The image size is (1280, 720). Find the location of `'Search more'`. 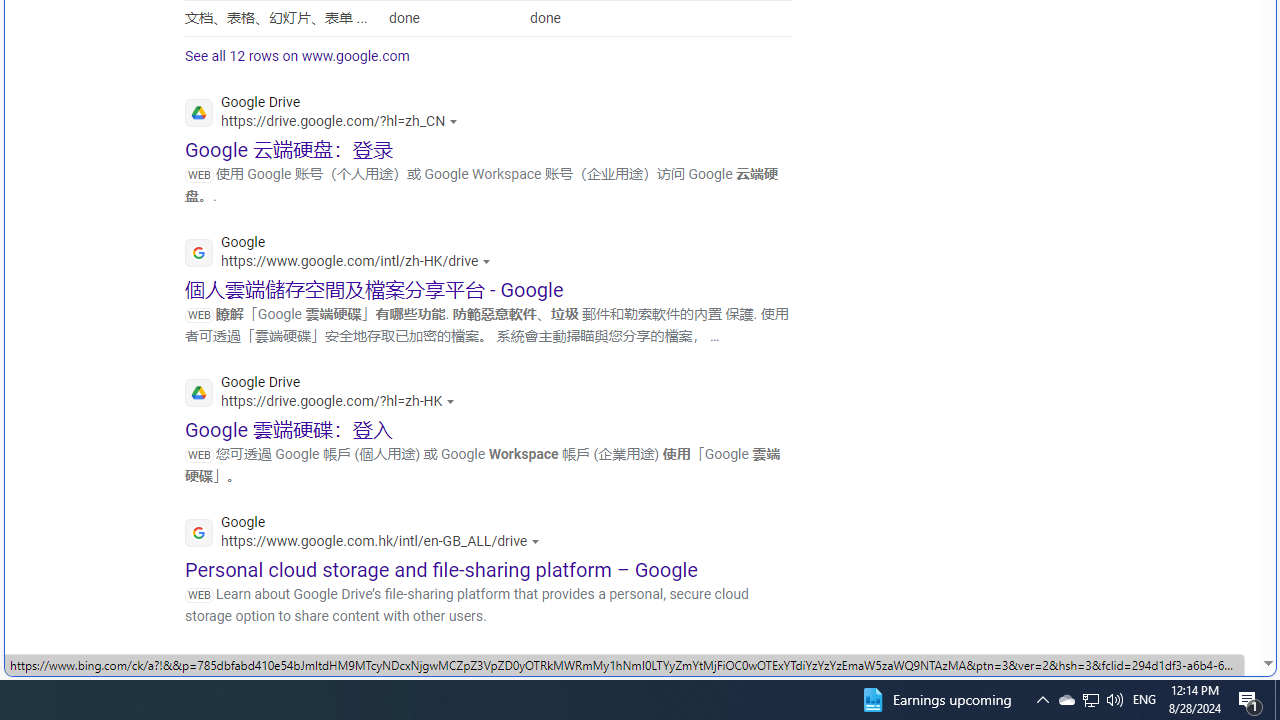

'Search more' is located at coordinates (1222, 603).